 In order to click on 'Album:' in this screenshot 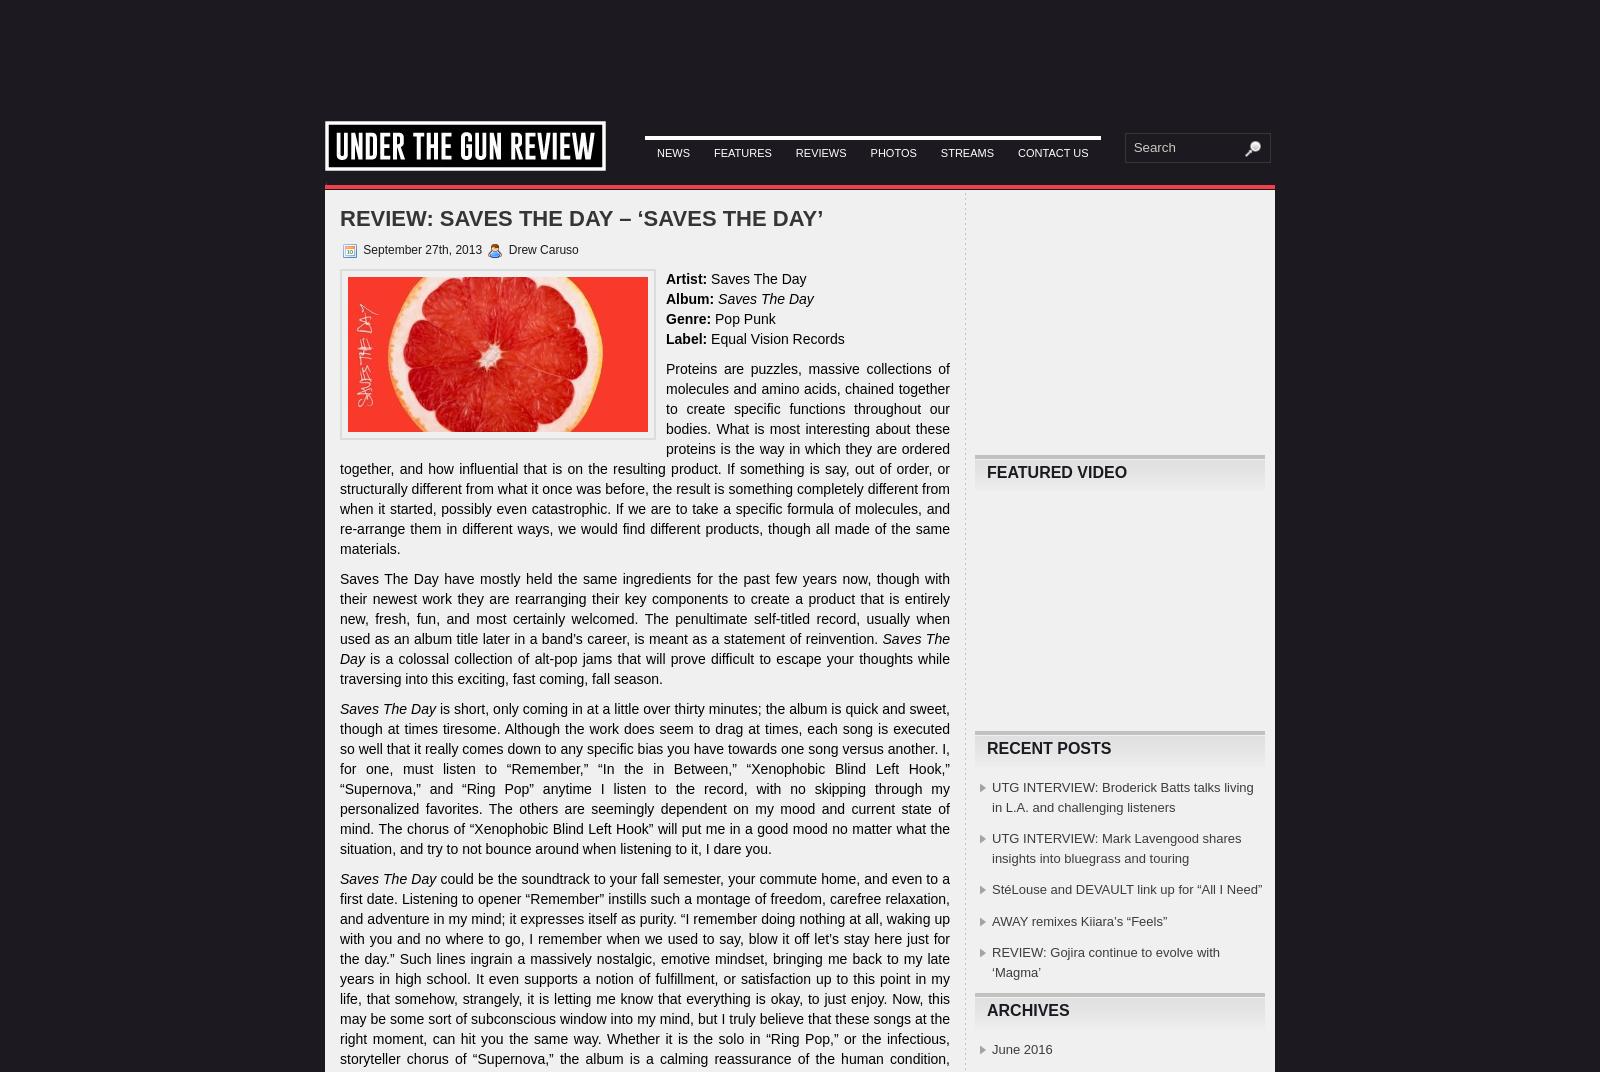, I will do `click(690, 297)`.